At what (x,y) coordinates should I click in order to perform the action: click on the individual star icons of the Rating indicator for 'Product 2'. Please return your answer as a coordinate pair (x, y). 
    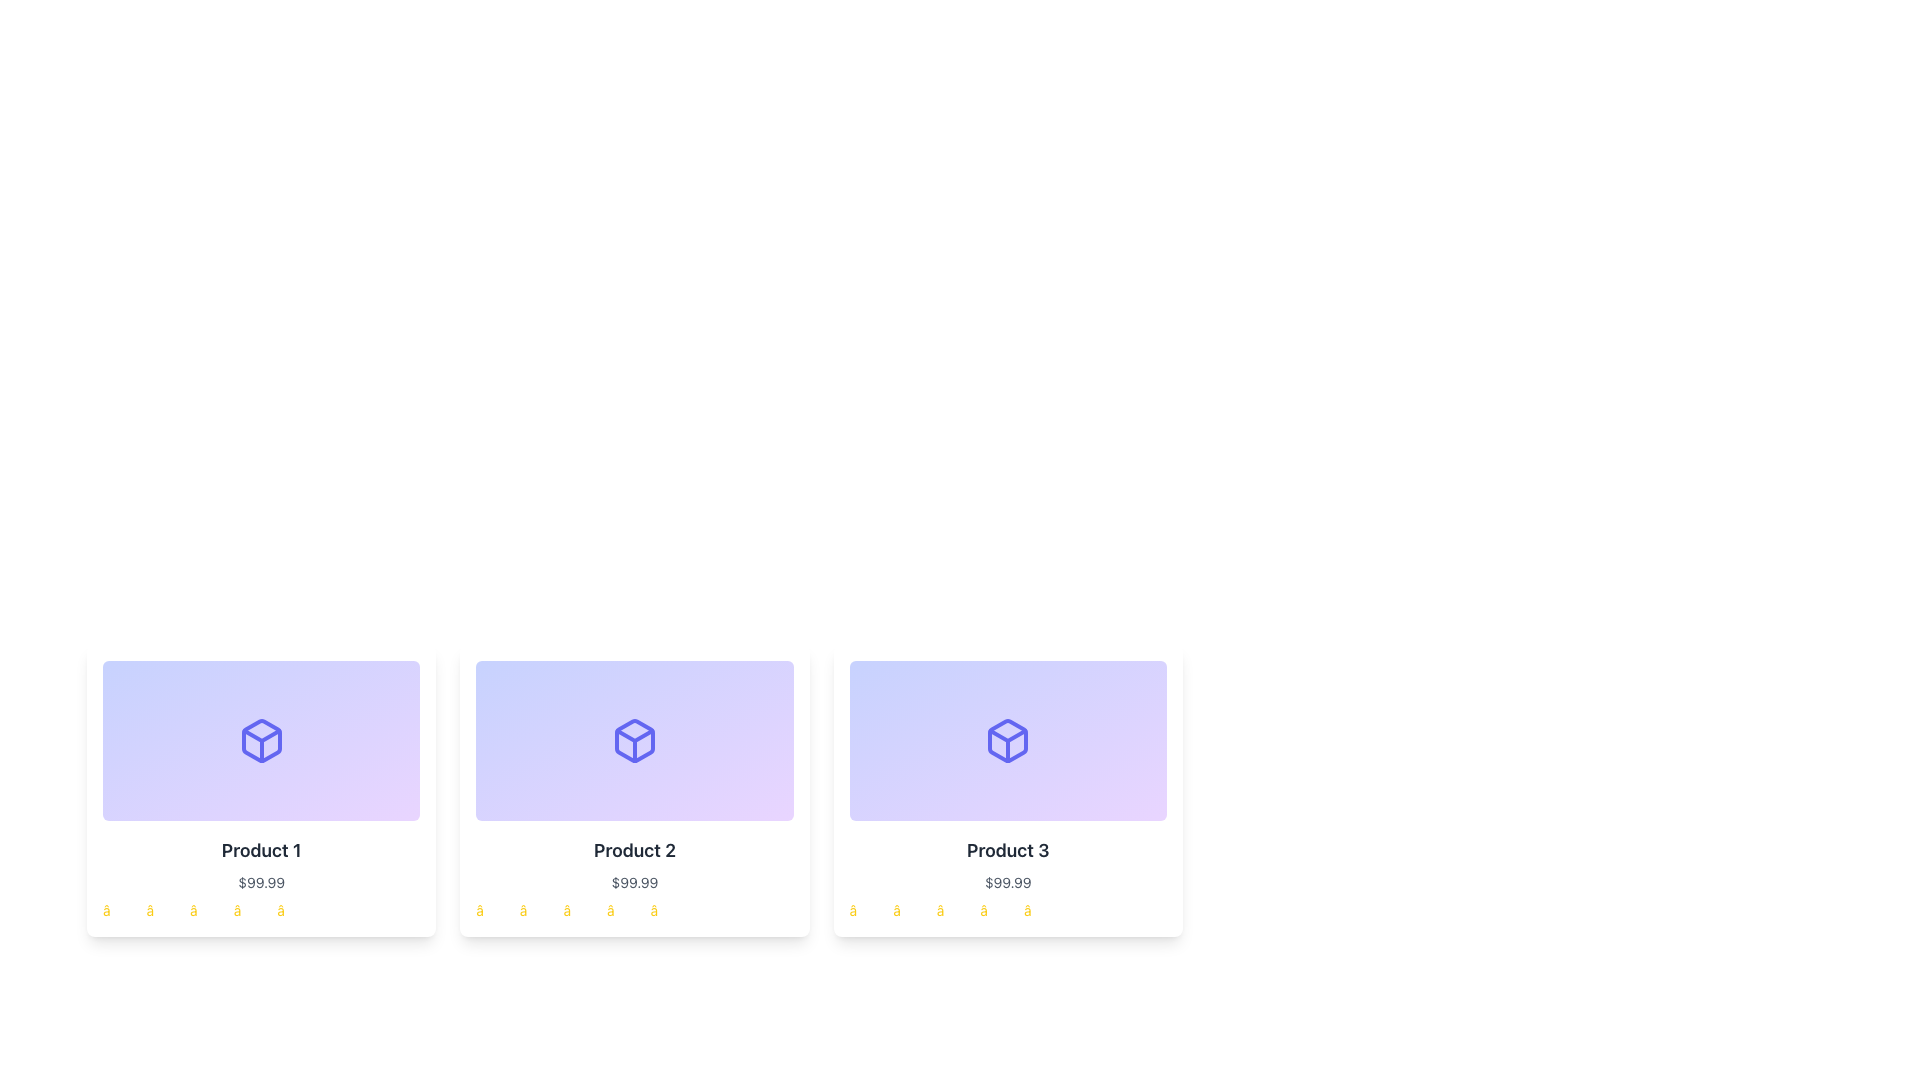
    Looking at the image, I should click on (633, 910).